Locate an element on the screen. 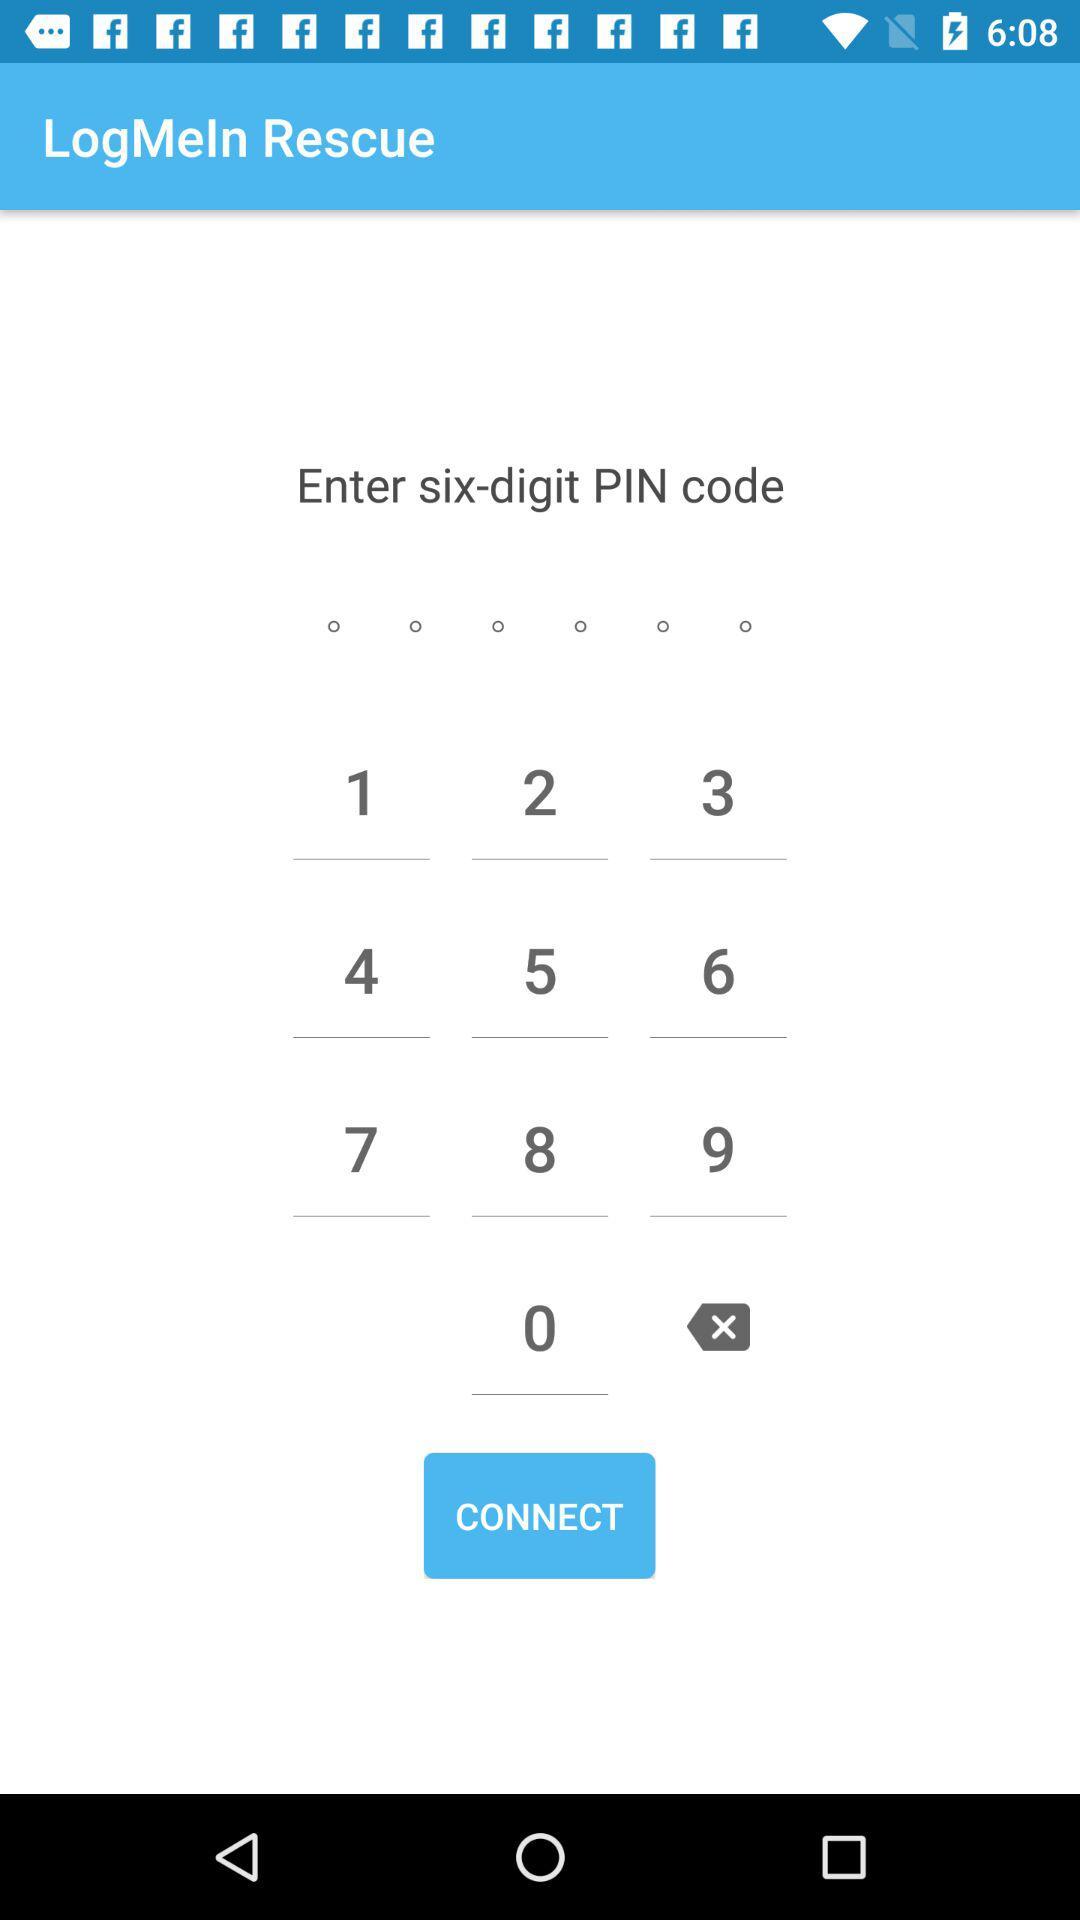 This screenshot has width=1080, height=1920. item next to 1 icon is located at coordinates (540, 790).